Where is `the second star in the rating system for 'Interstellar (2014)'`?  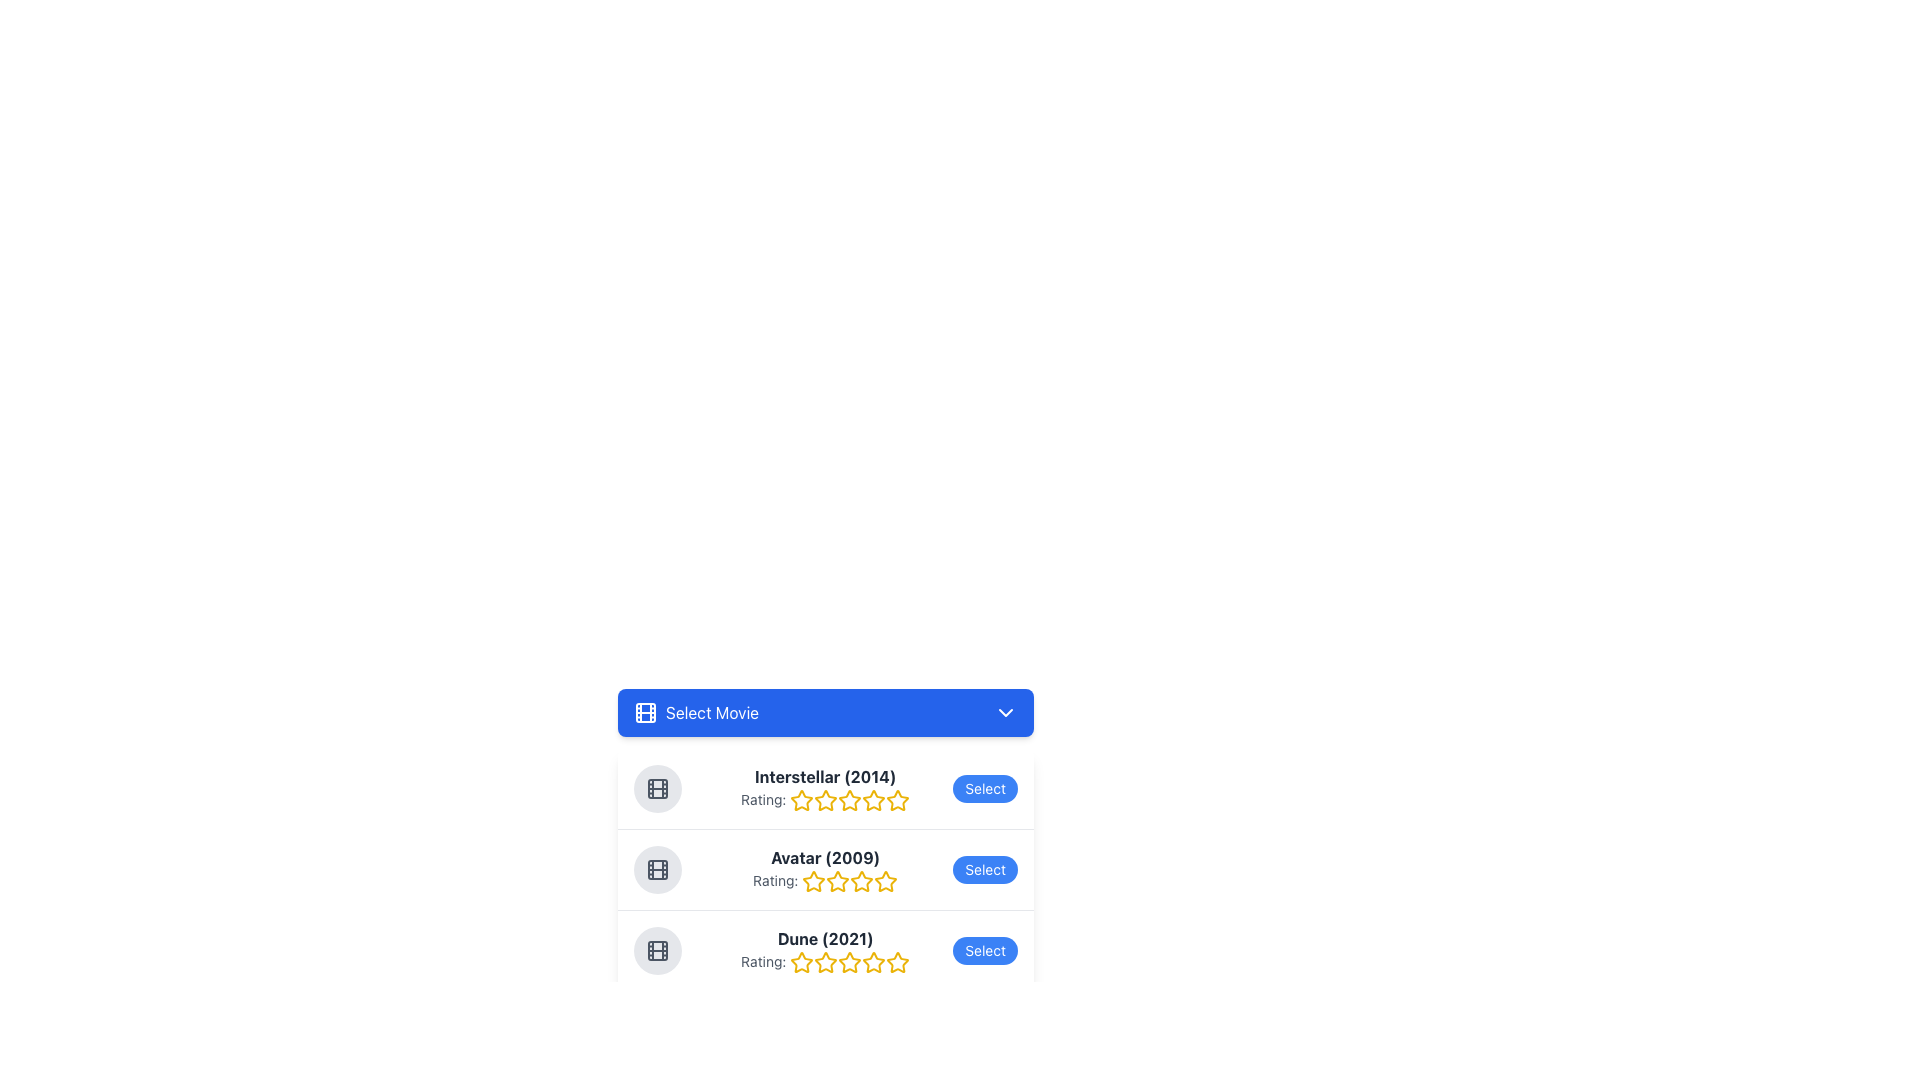 the second star in the rating system for 'Interstellar (2014)' is located at coordinates (825, 800).